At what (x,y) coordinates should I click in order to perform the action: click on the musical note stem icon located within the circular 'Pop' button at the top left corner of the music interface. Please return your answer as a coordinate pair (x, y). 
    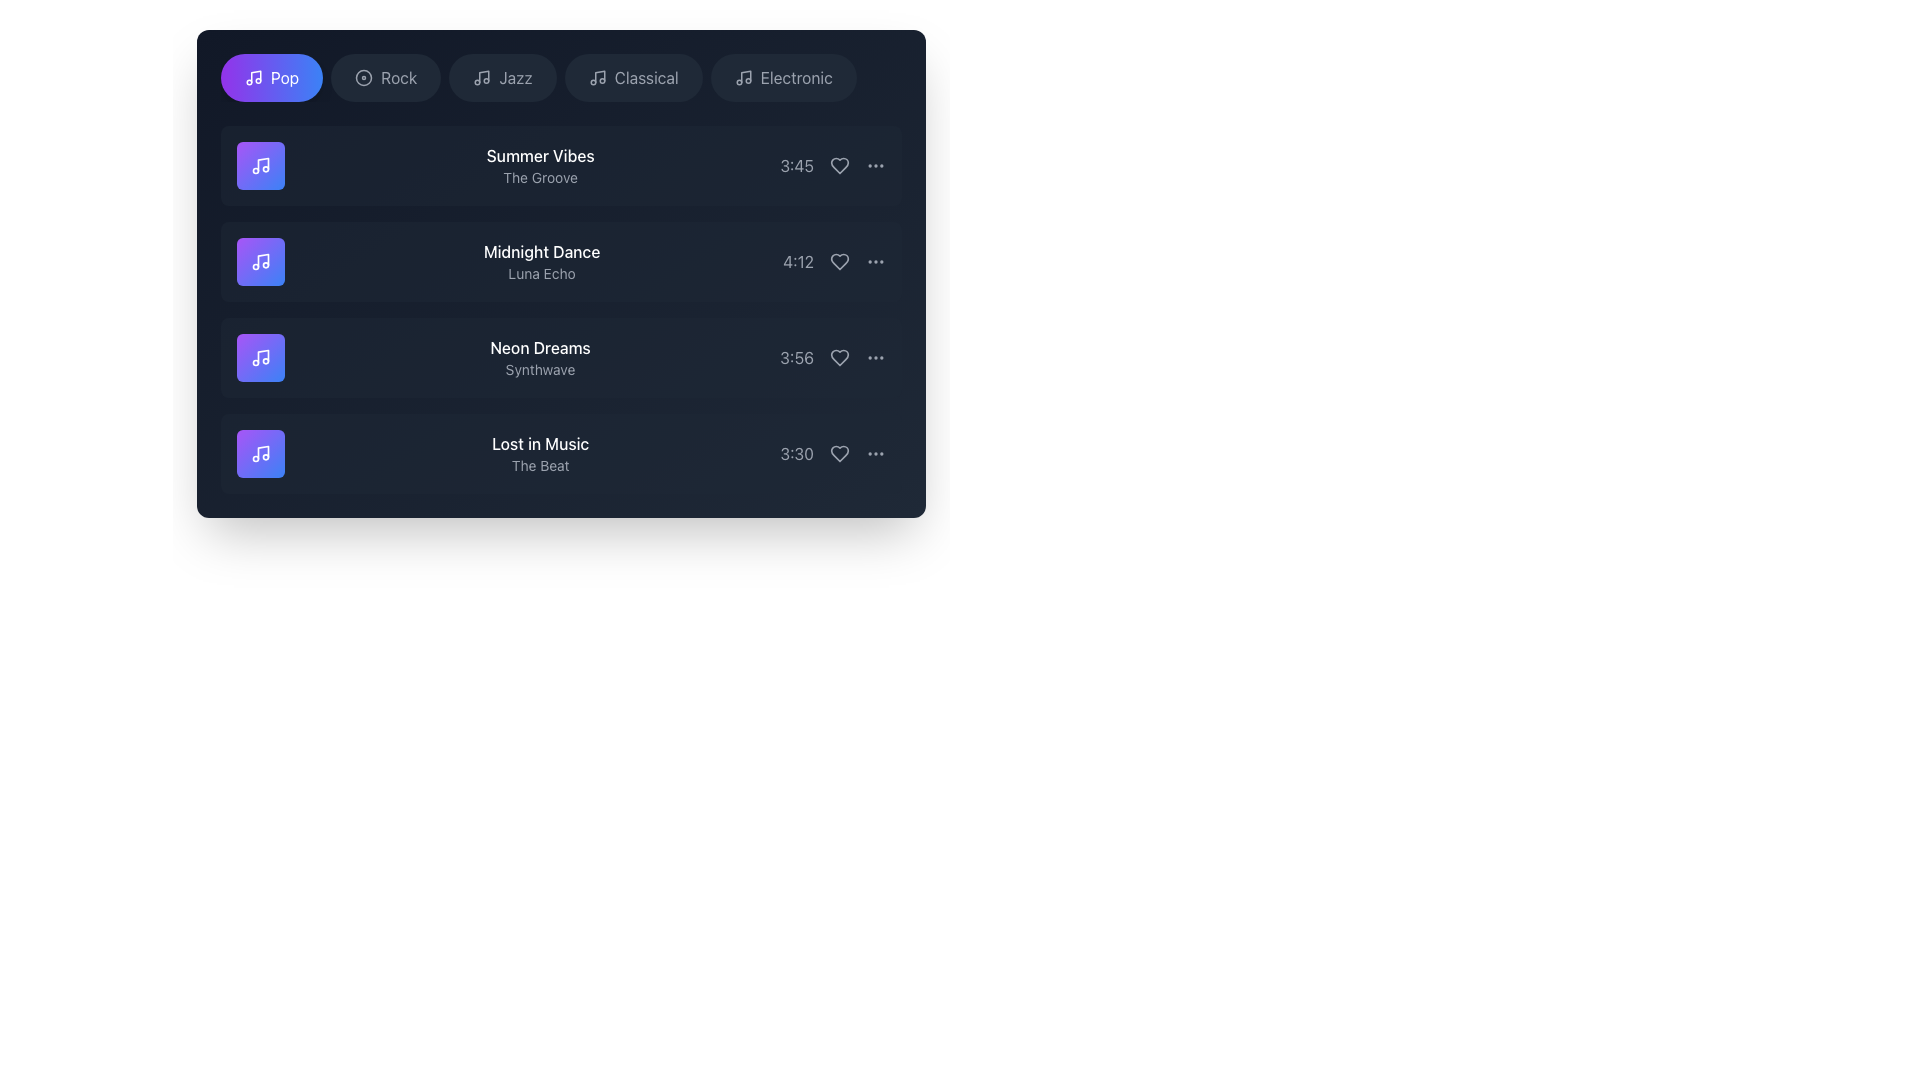
    Looking at the image, I should click on (255, 75).